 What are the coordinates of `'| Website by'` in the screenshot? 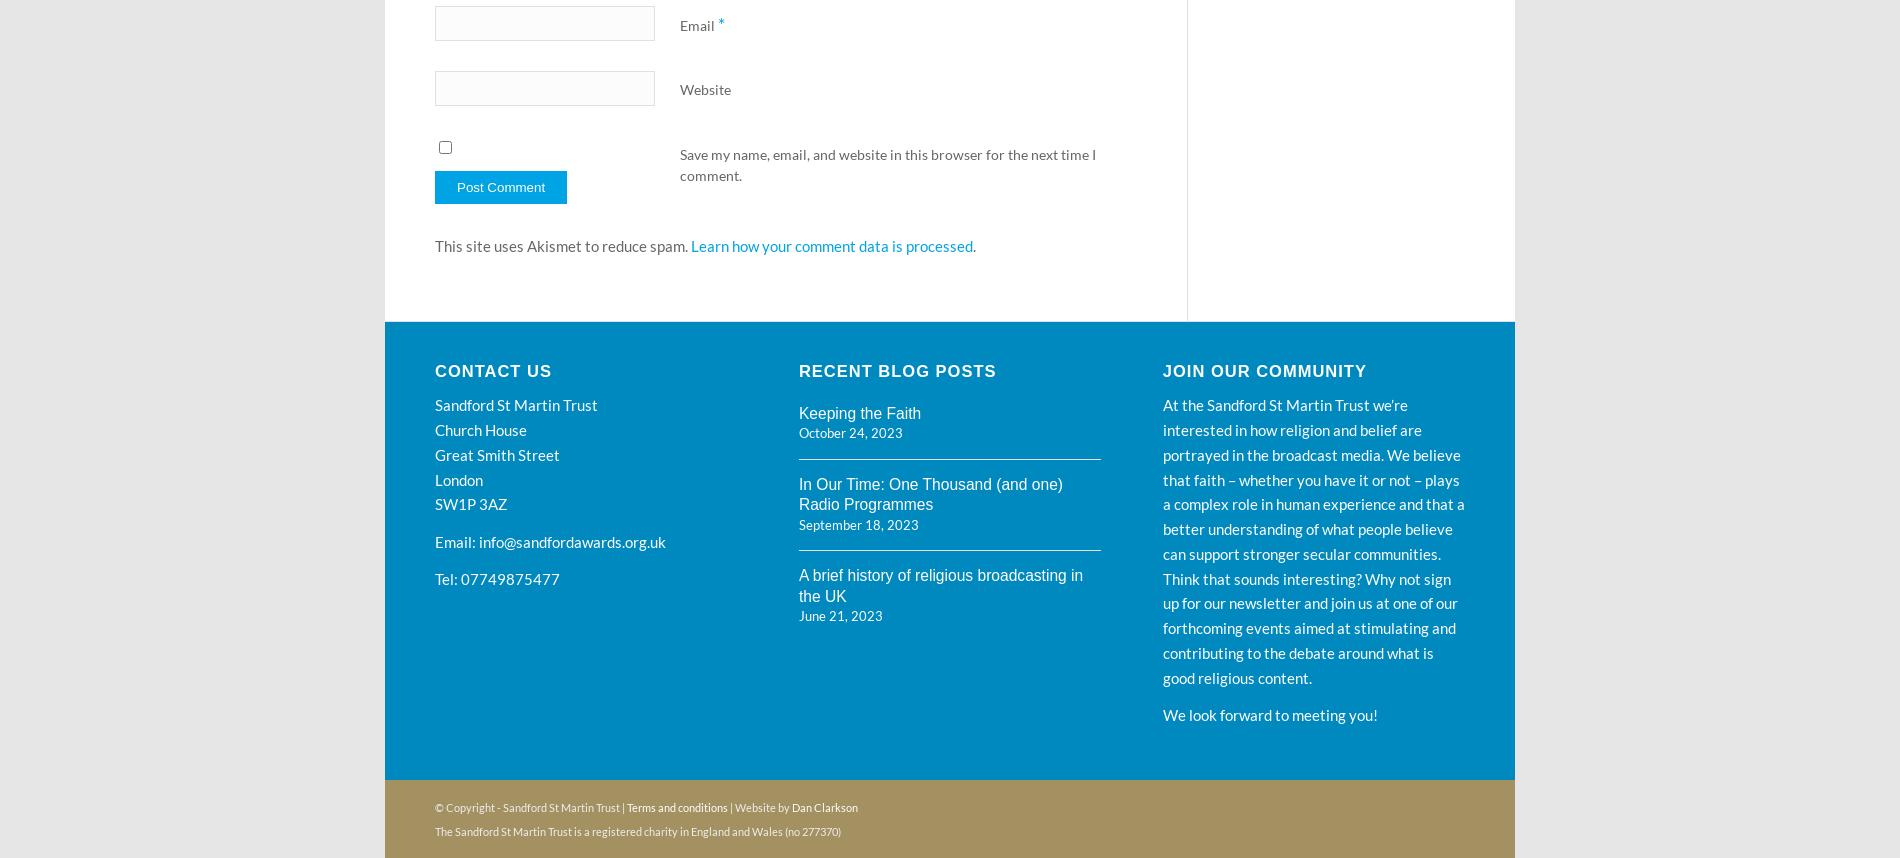 It's located at (759, 806).